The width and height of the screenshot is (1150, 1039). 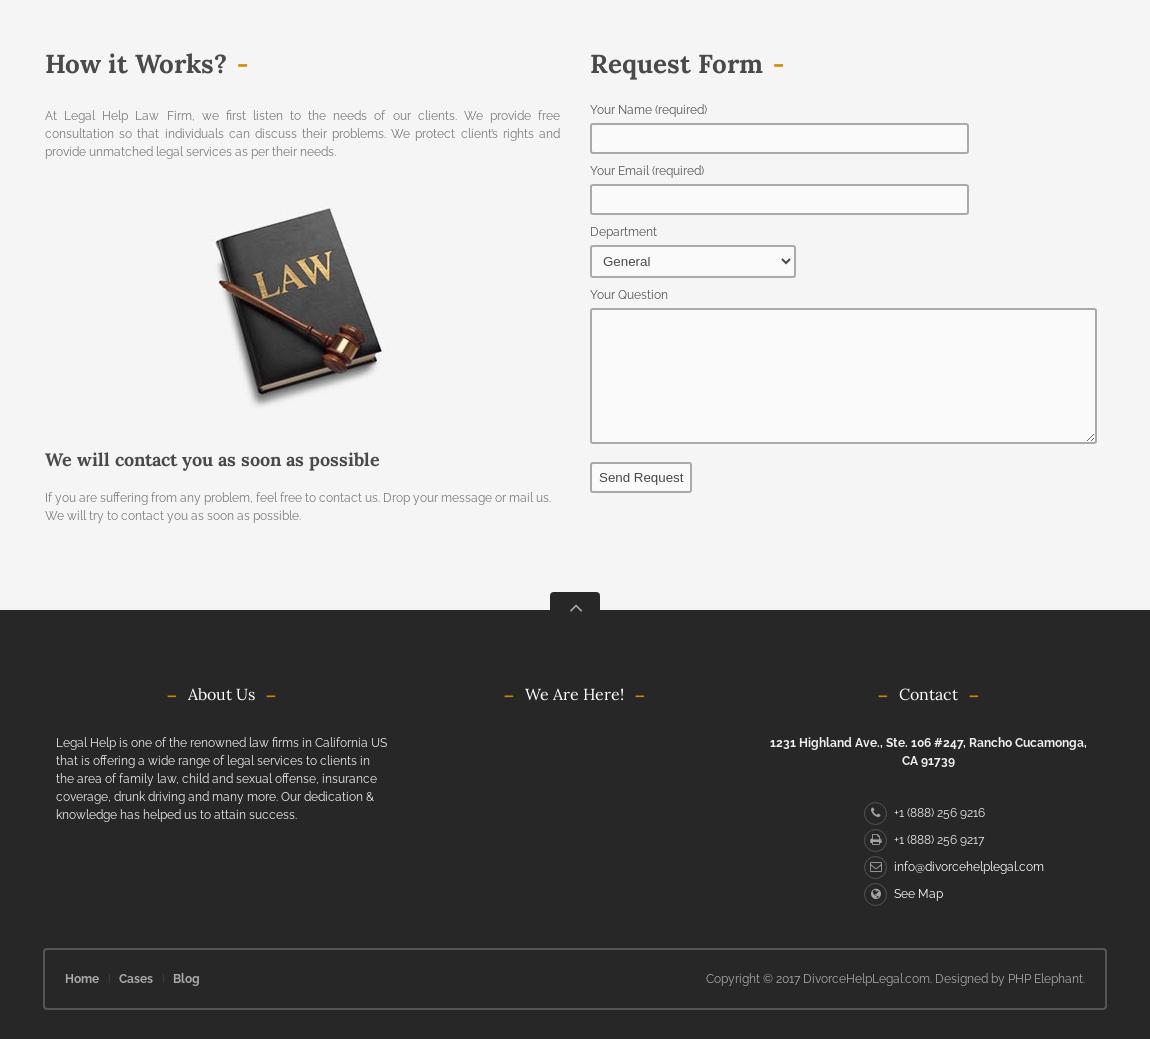 What do you see at coordinates (968, 865) in the screenshot?
I see `'info@divorcehelplegal.com'` at bounding box center [968, 865].